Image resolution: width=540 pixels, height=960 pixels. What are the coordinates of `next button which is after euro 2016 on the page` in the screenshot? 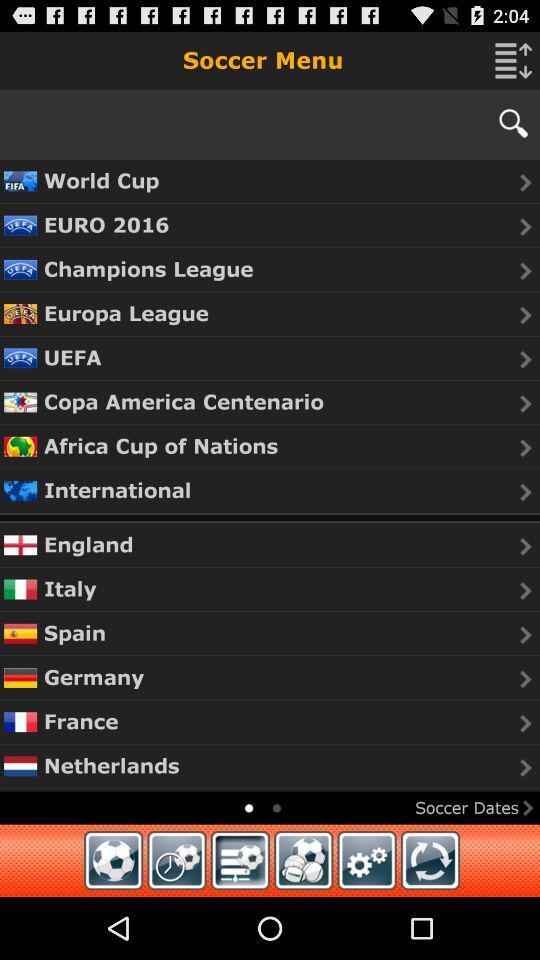 It's located at (526, 226).